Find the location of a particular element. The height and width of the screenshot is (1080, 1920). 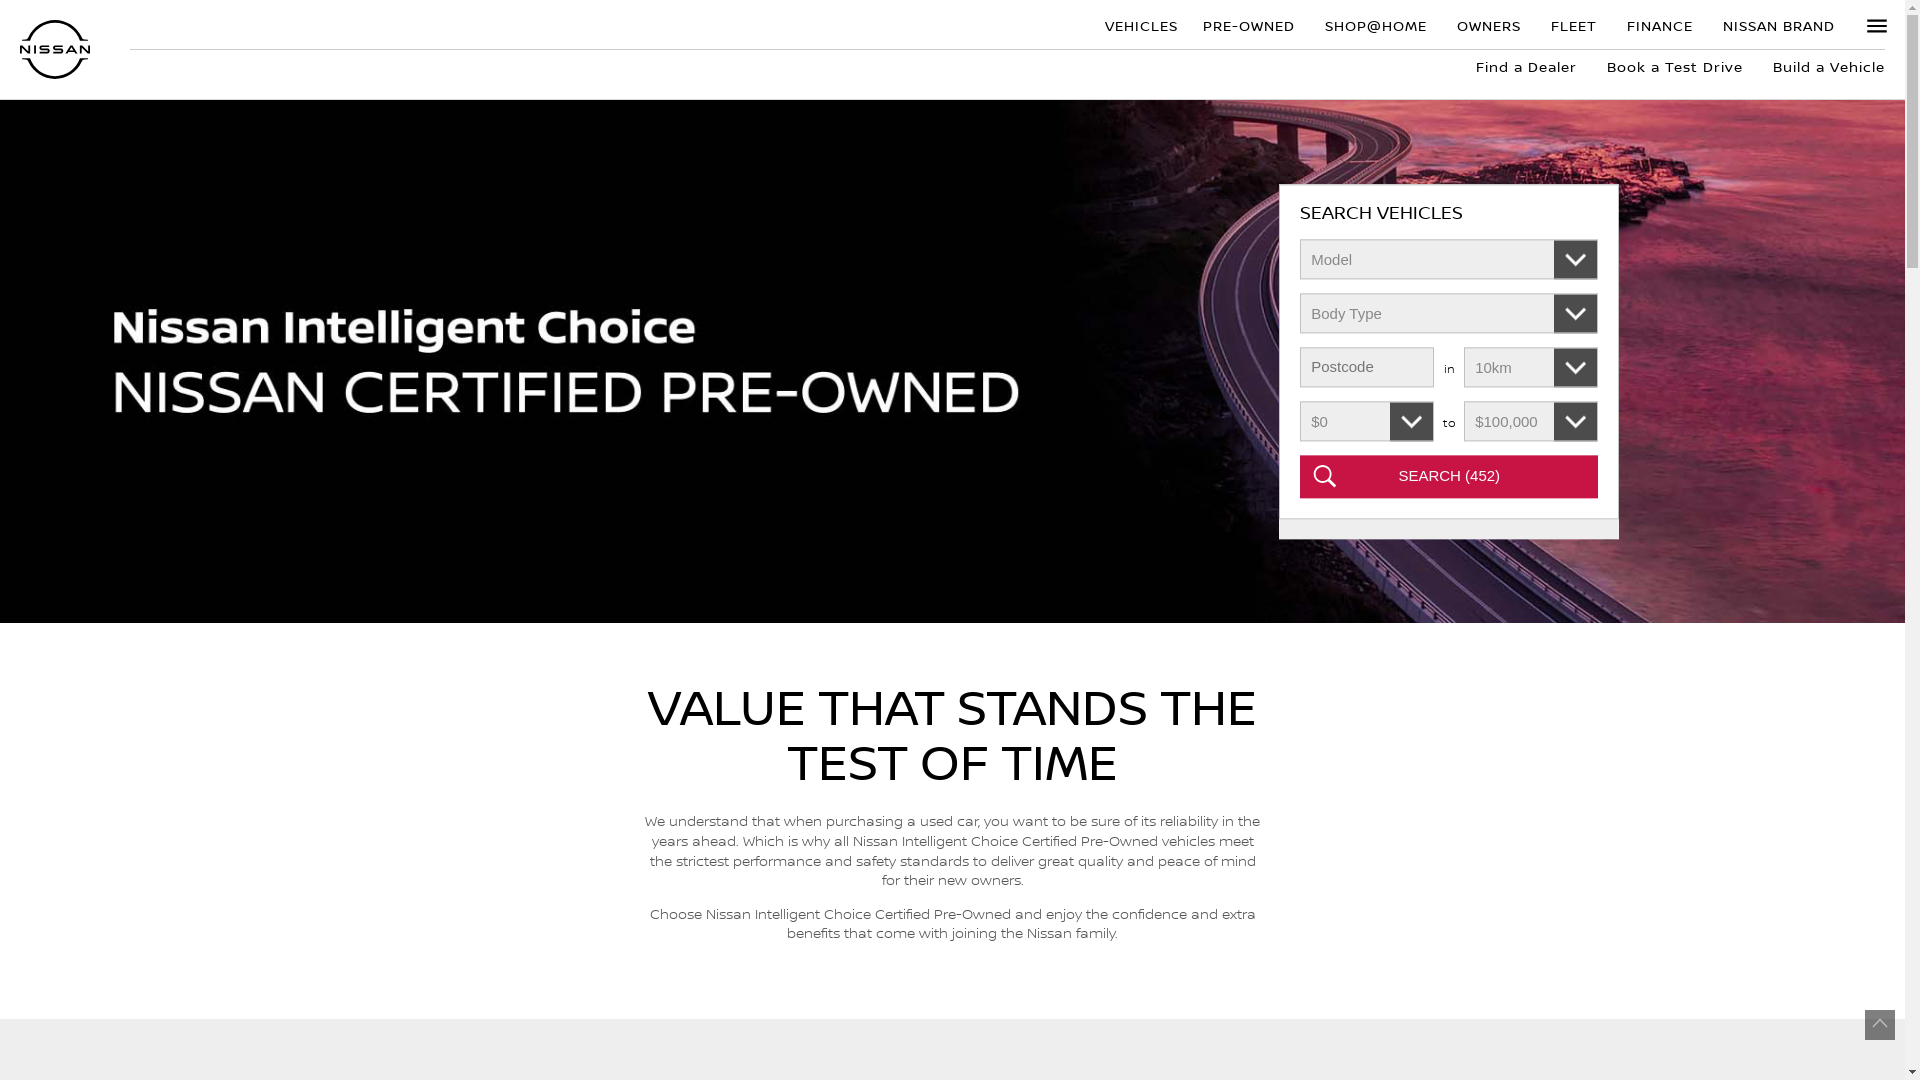

'PRE-OWNED' is located at coordinates (1247, 24).